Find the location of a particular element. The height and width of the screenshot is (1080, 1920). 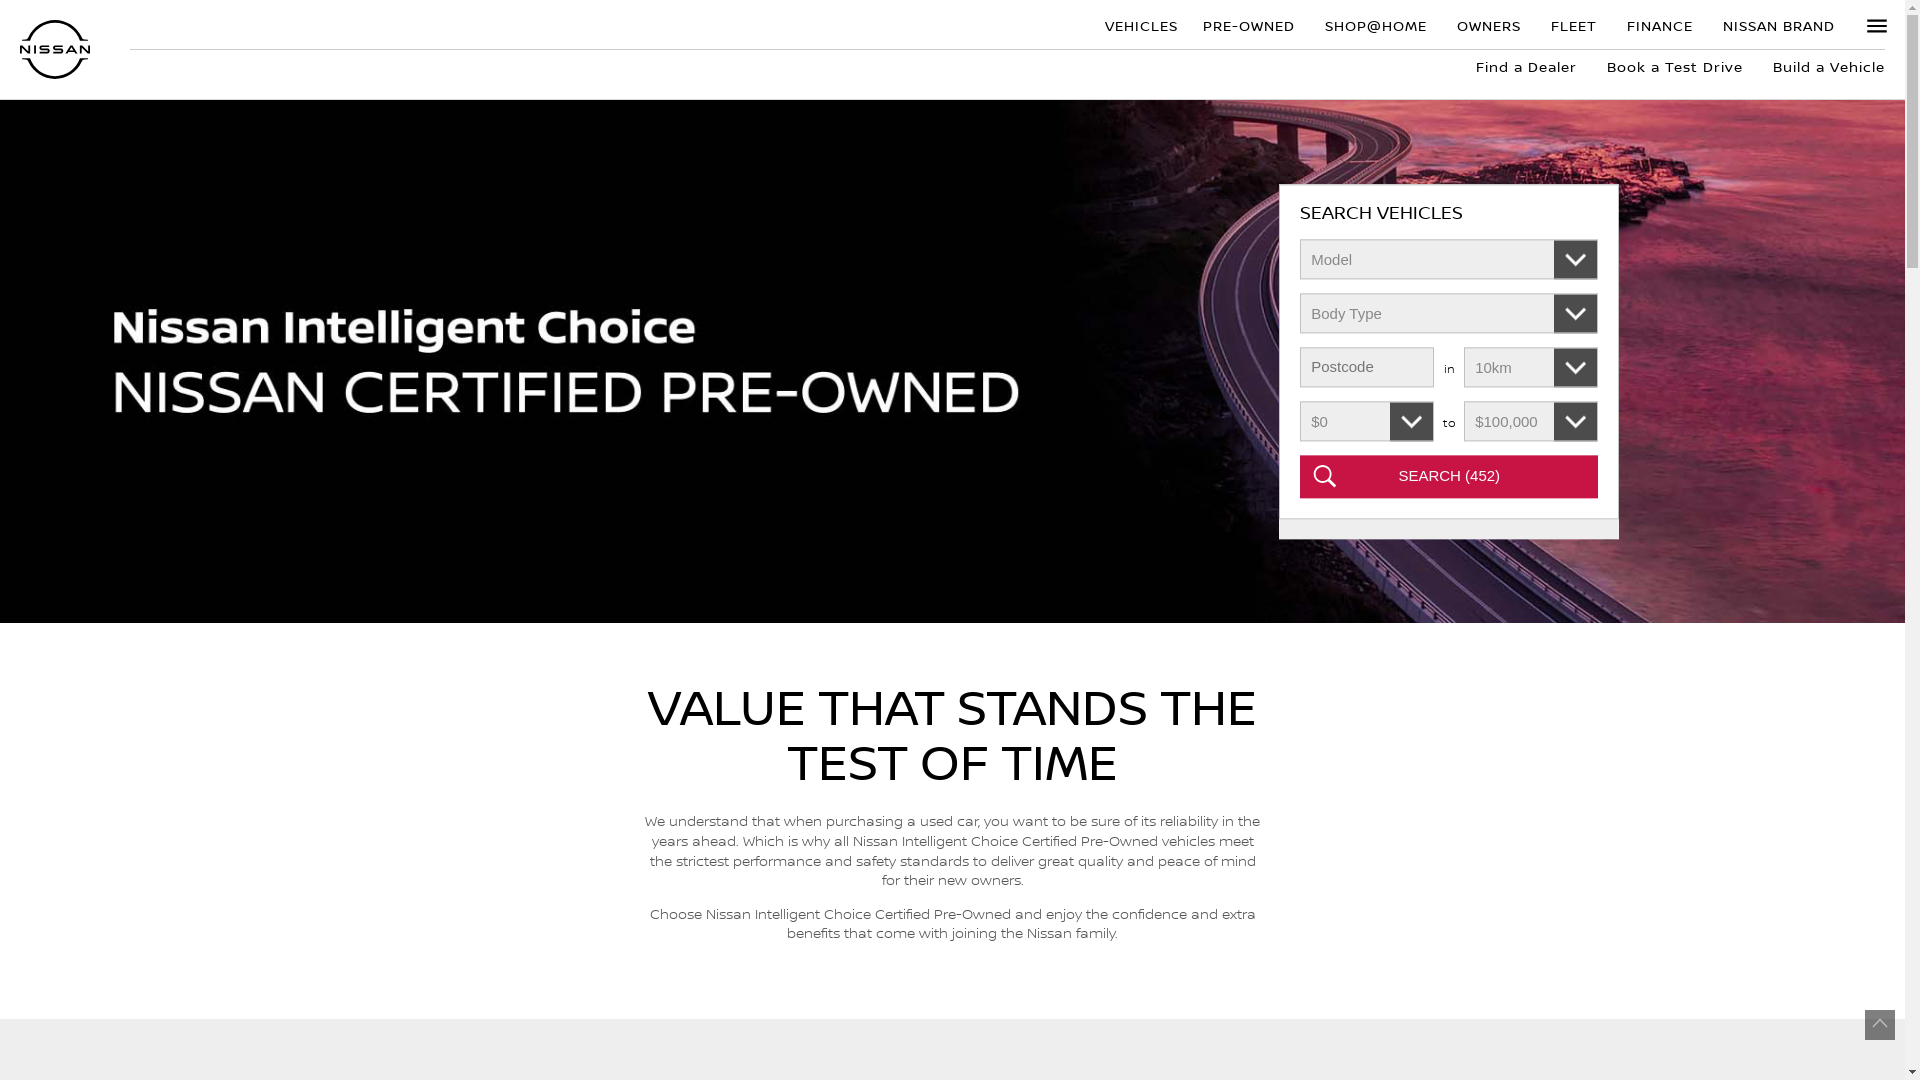

'PRE-OWNED' is located at coordinates (1247, 24).